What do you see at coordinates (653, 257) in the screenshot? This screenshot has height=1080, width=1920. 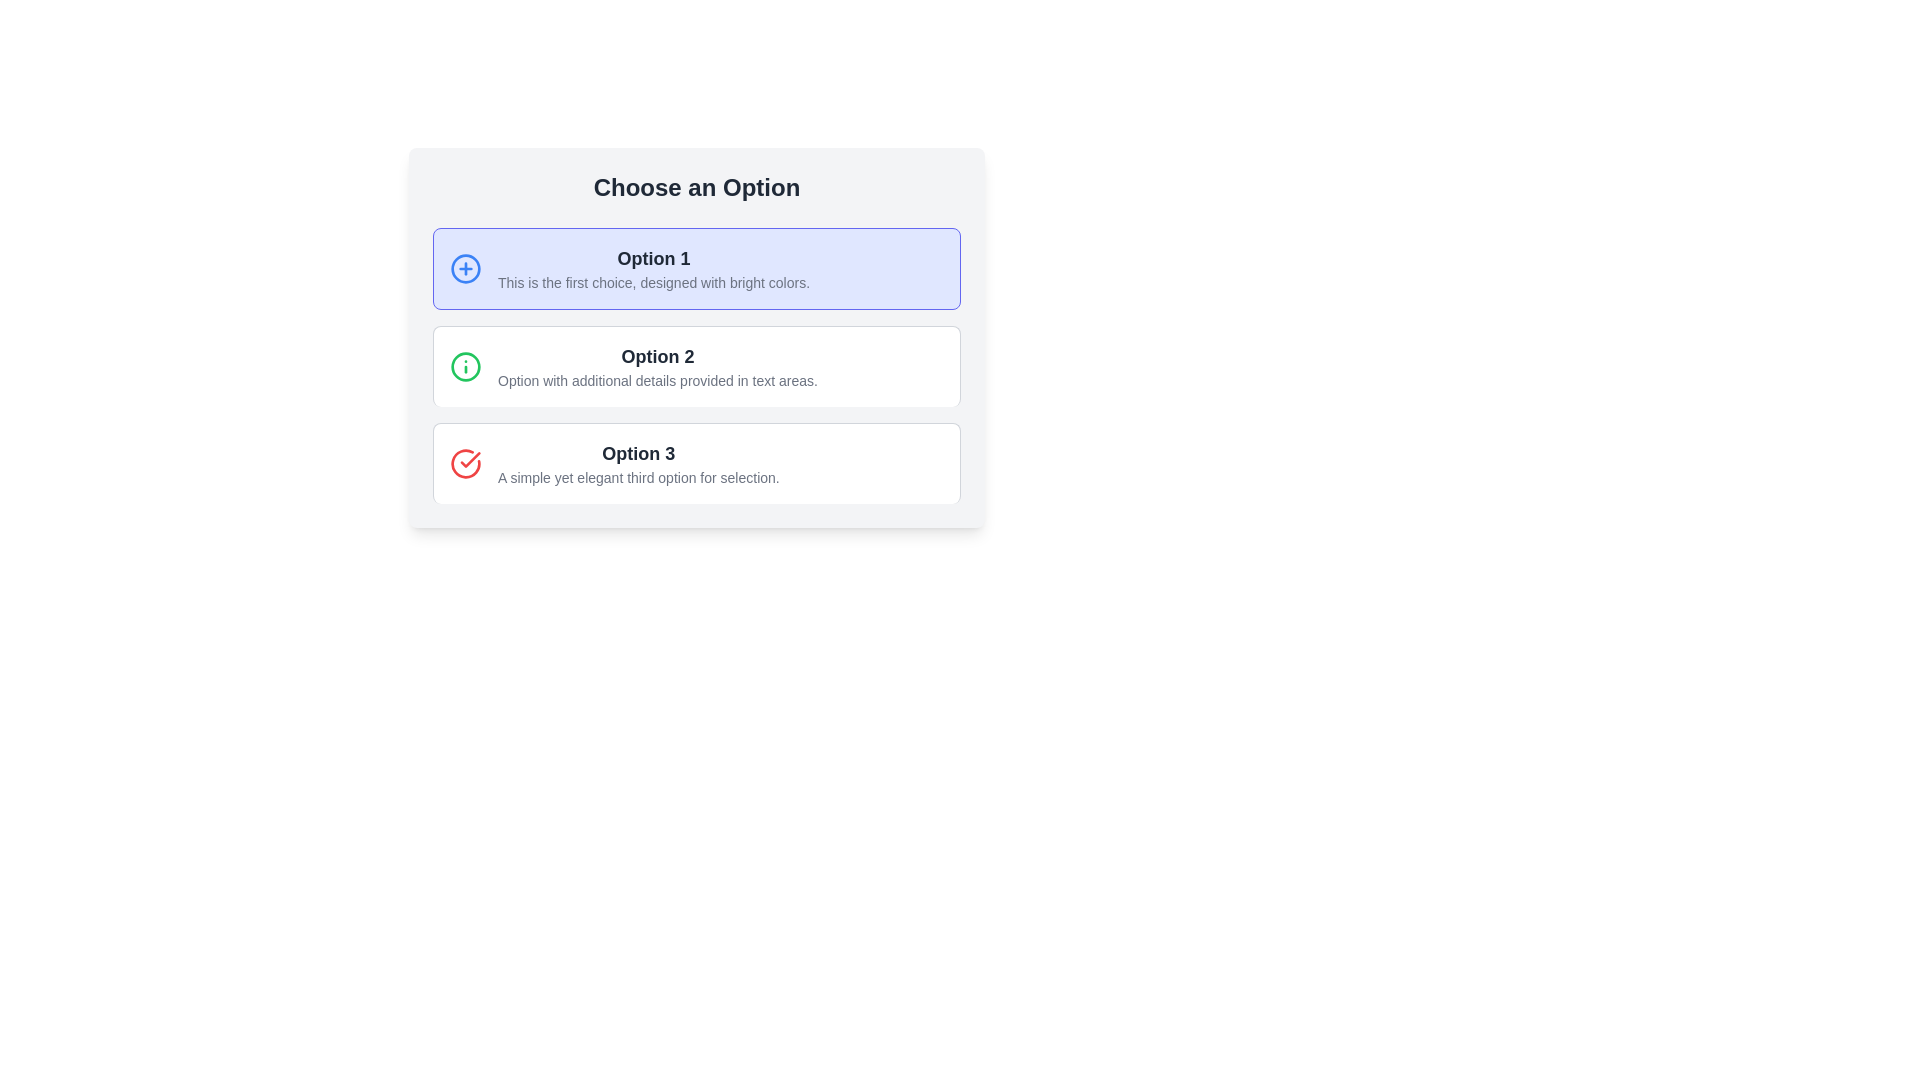 I see `text label that identifies the first option in the selection interface, labeled 'Option 1'` at bounding box center [653, 257].